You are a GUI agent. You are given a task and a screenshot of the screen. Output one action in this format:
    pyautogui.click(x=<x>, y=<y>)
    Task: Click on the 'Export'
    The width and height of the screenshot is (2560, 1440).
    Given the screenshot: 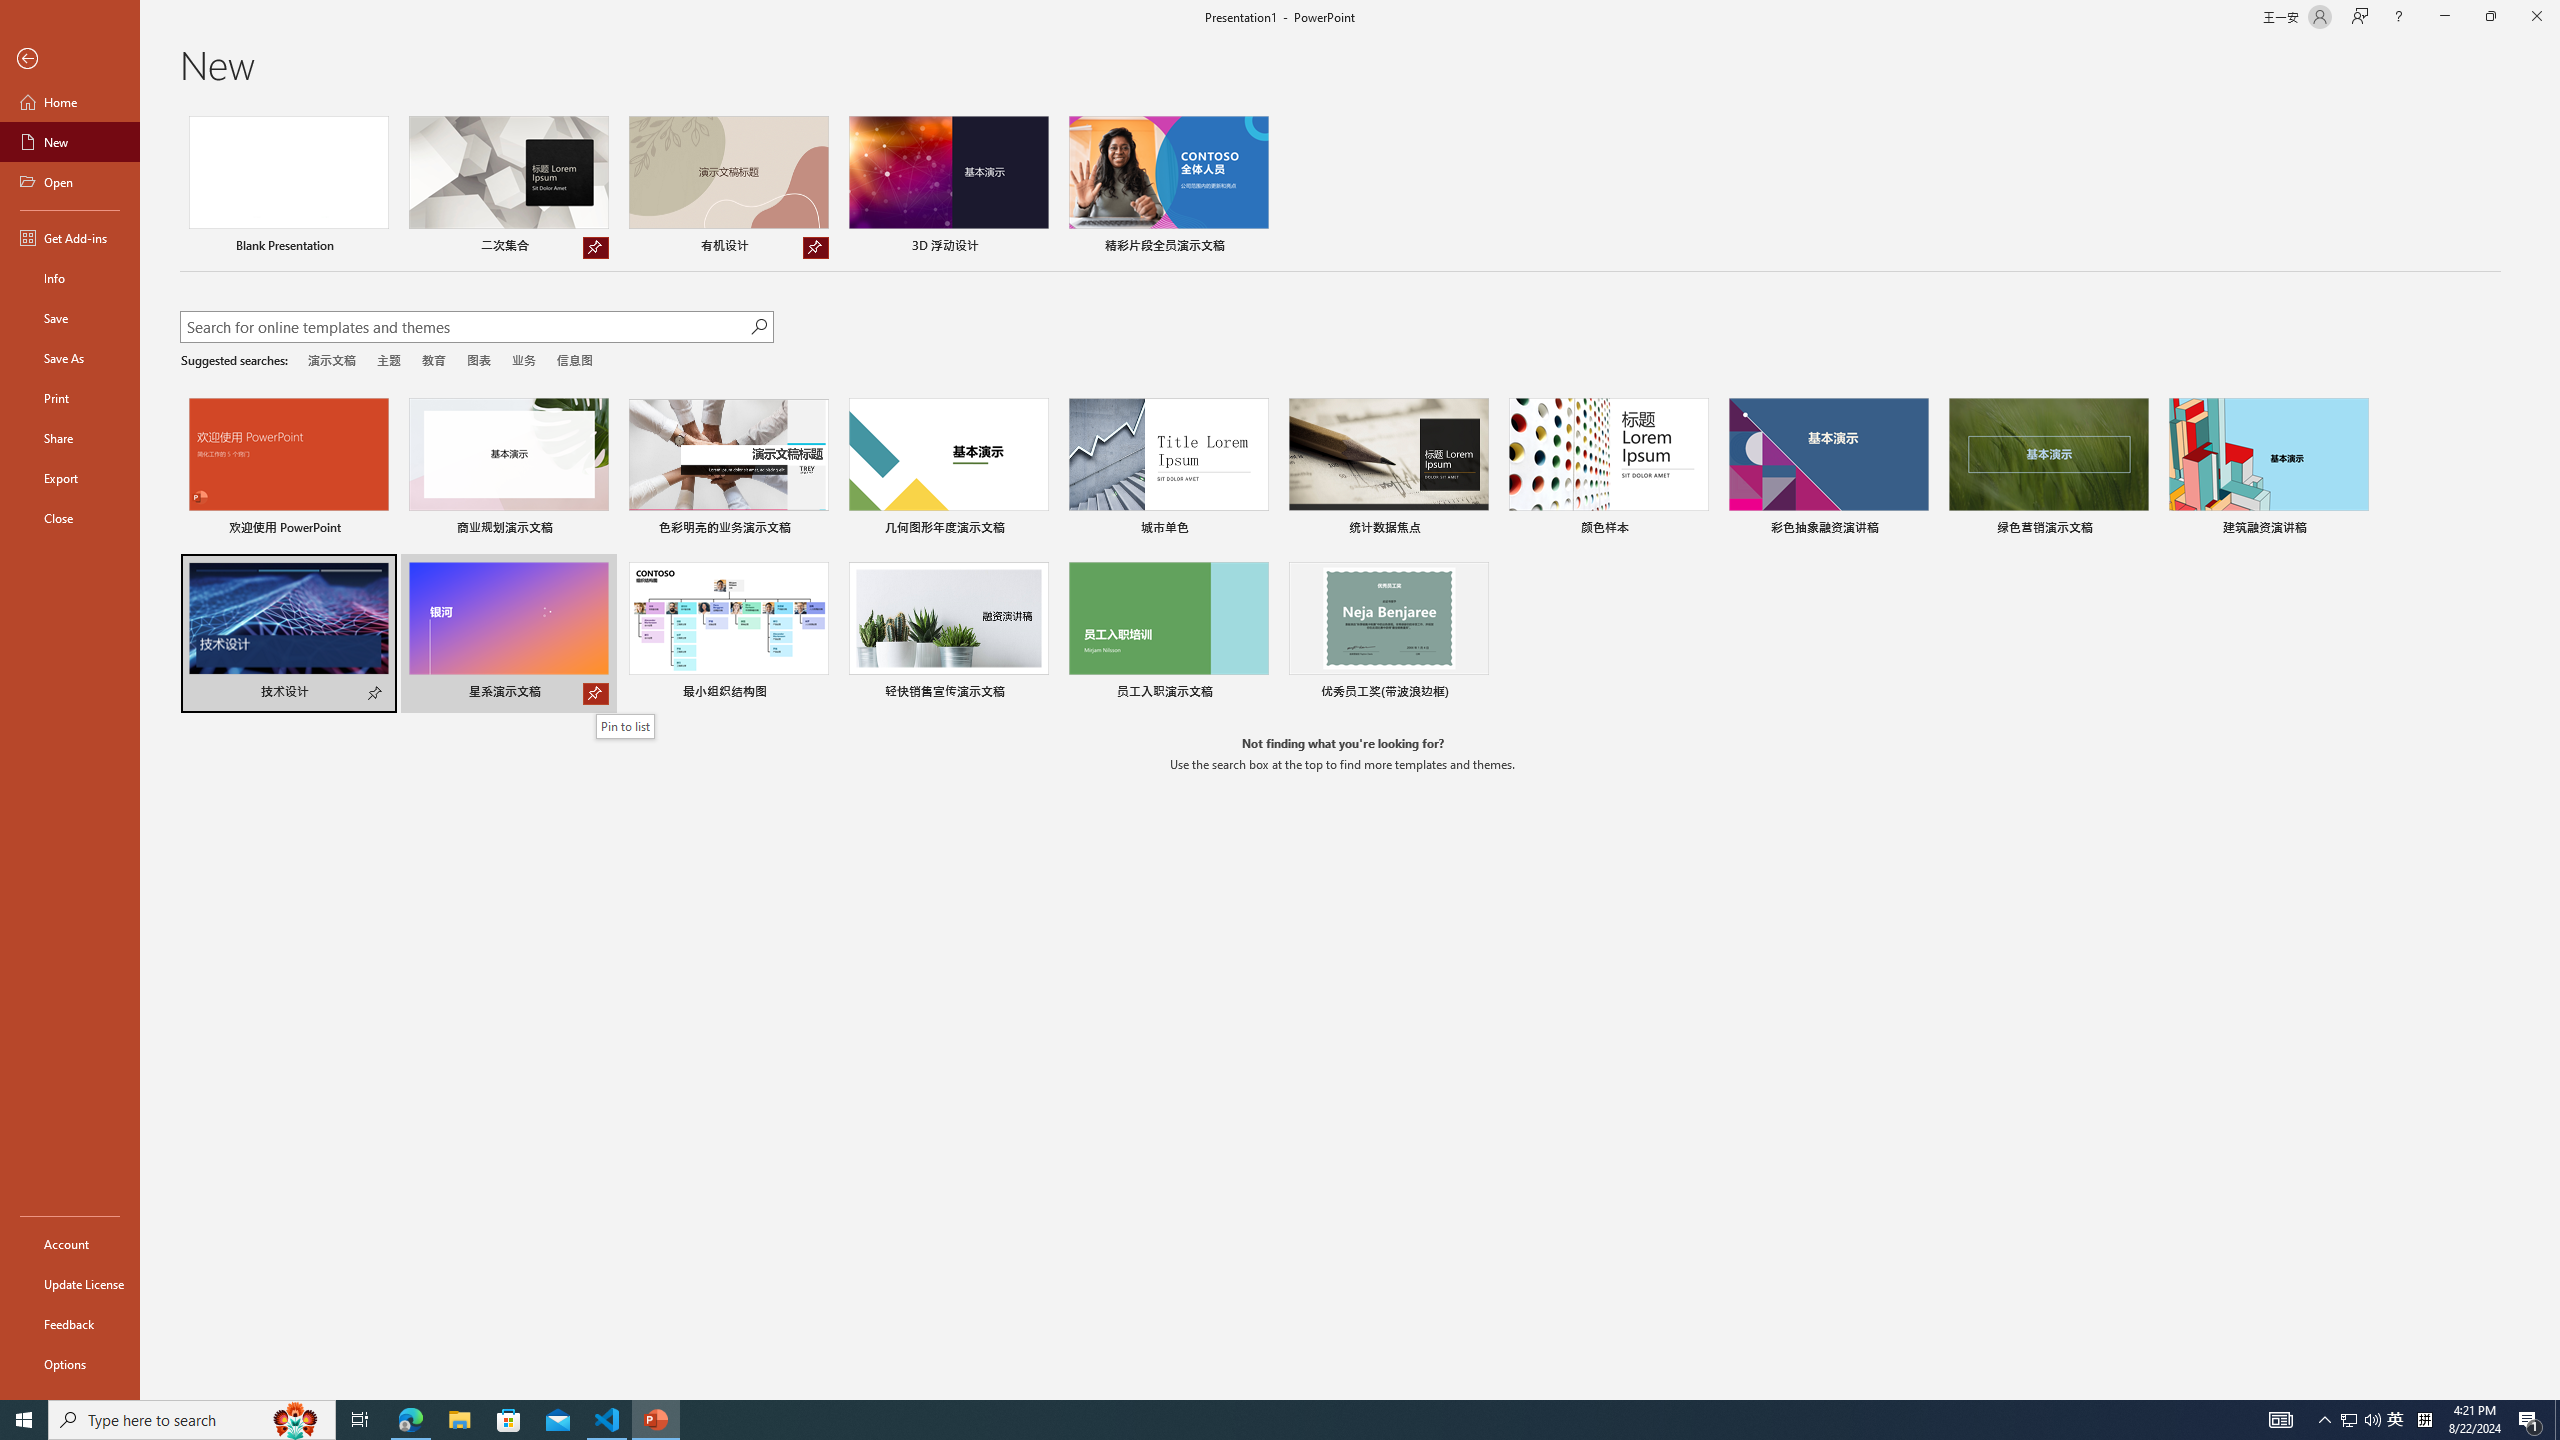 What is the action you would take?
    pyautogui.click(x=69, y=478)
    